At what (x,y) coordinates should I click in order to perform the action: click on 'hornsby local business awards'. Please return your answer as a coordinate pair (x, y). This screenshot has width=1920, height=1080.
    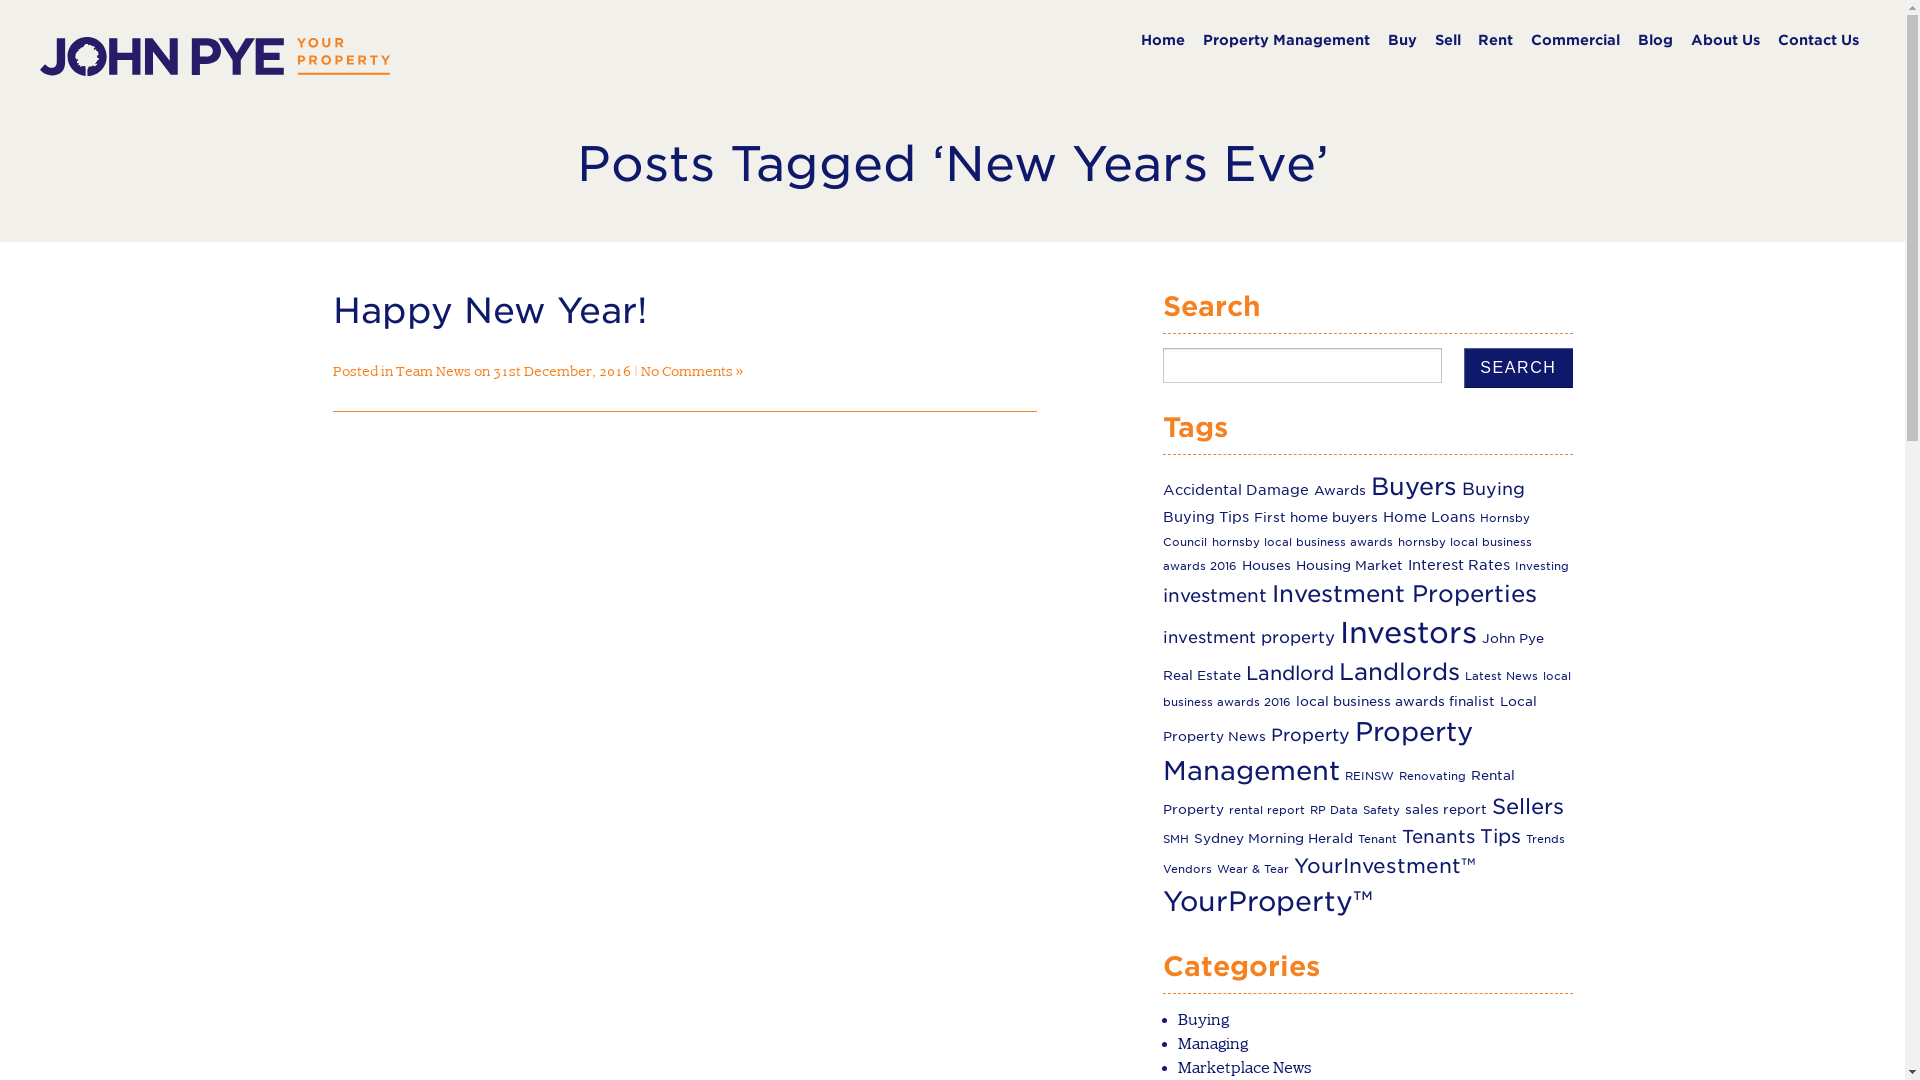
    Looking at the image, I should click on (1302, 542).